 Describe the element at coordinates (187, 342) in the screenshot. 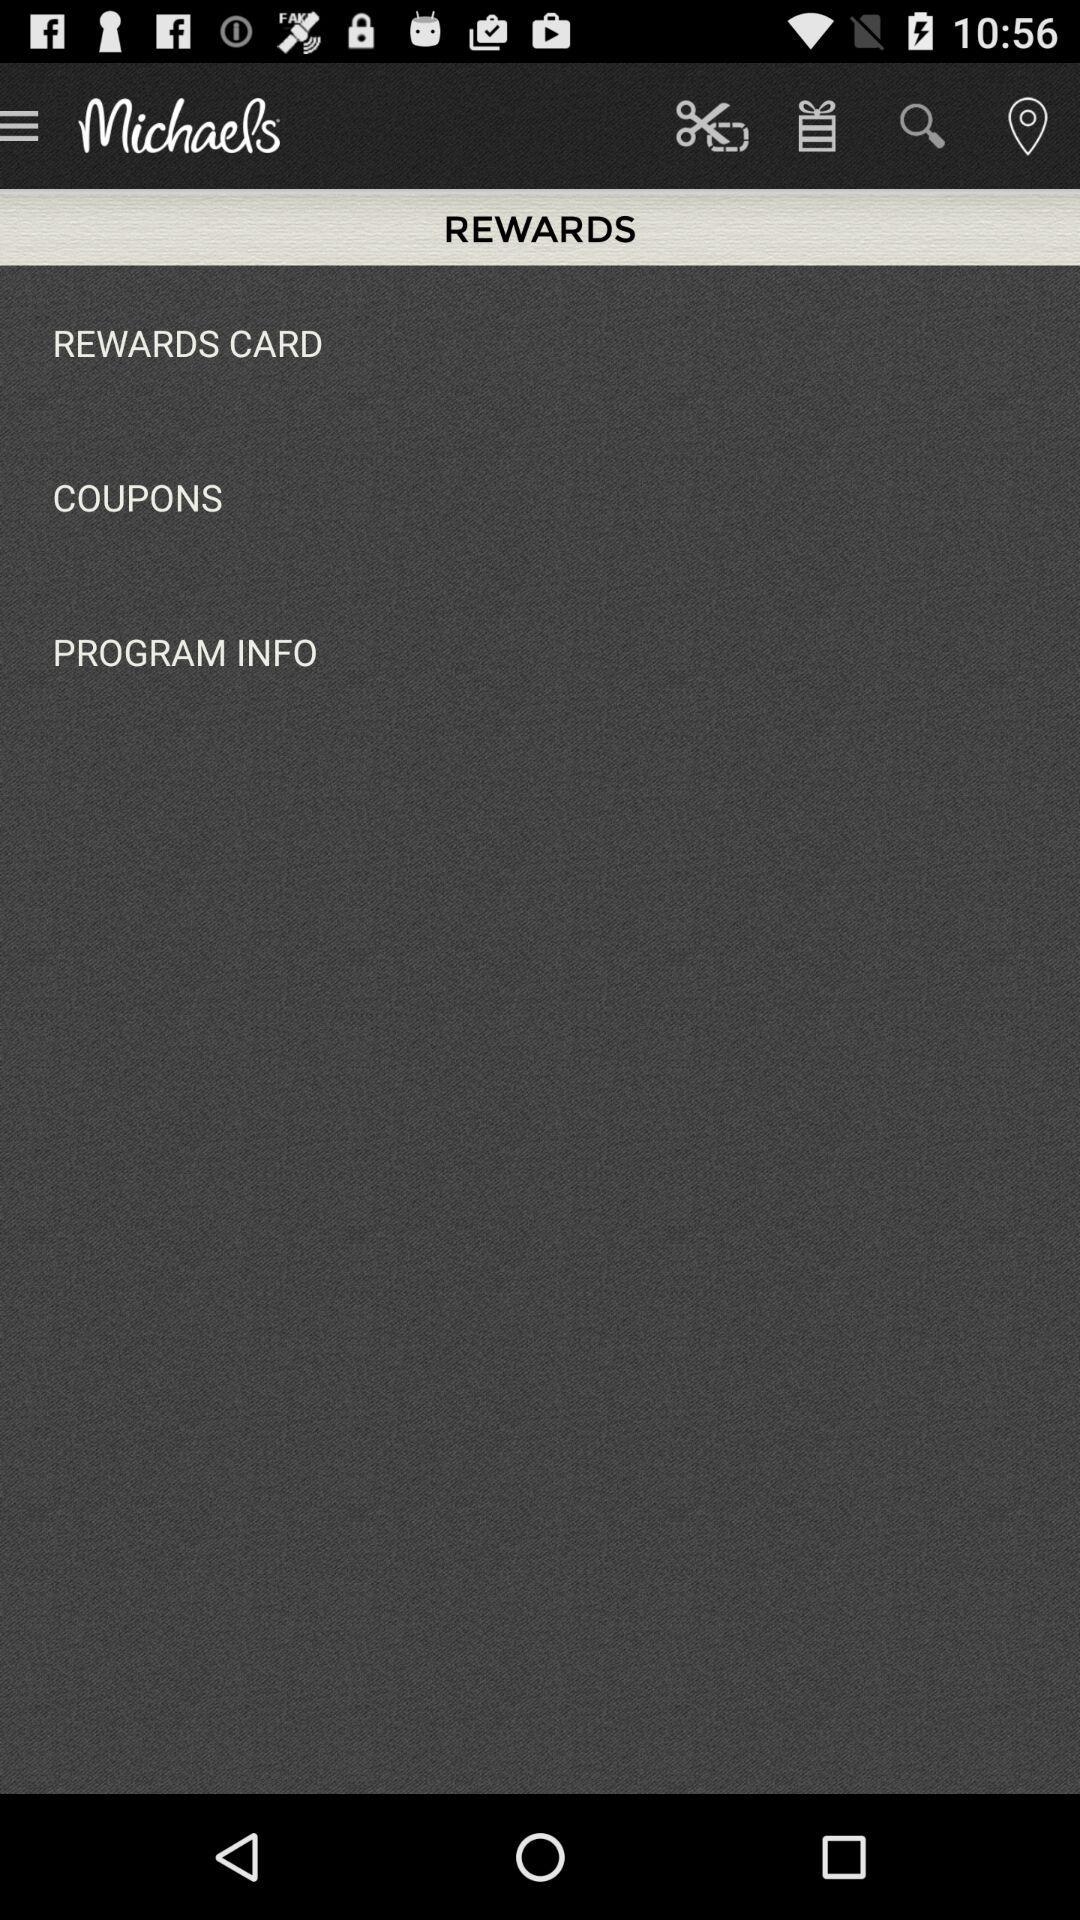

I see `the icon above coupons item` at that location.